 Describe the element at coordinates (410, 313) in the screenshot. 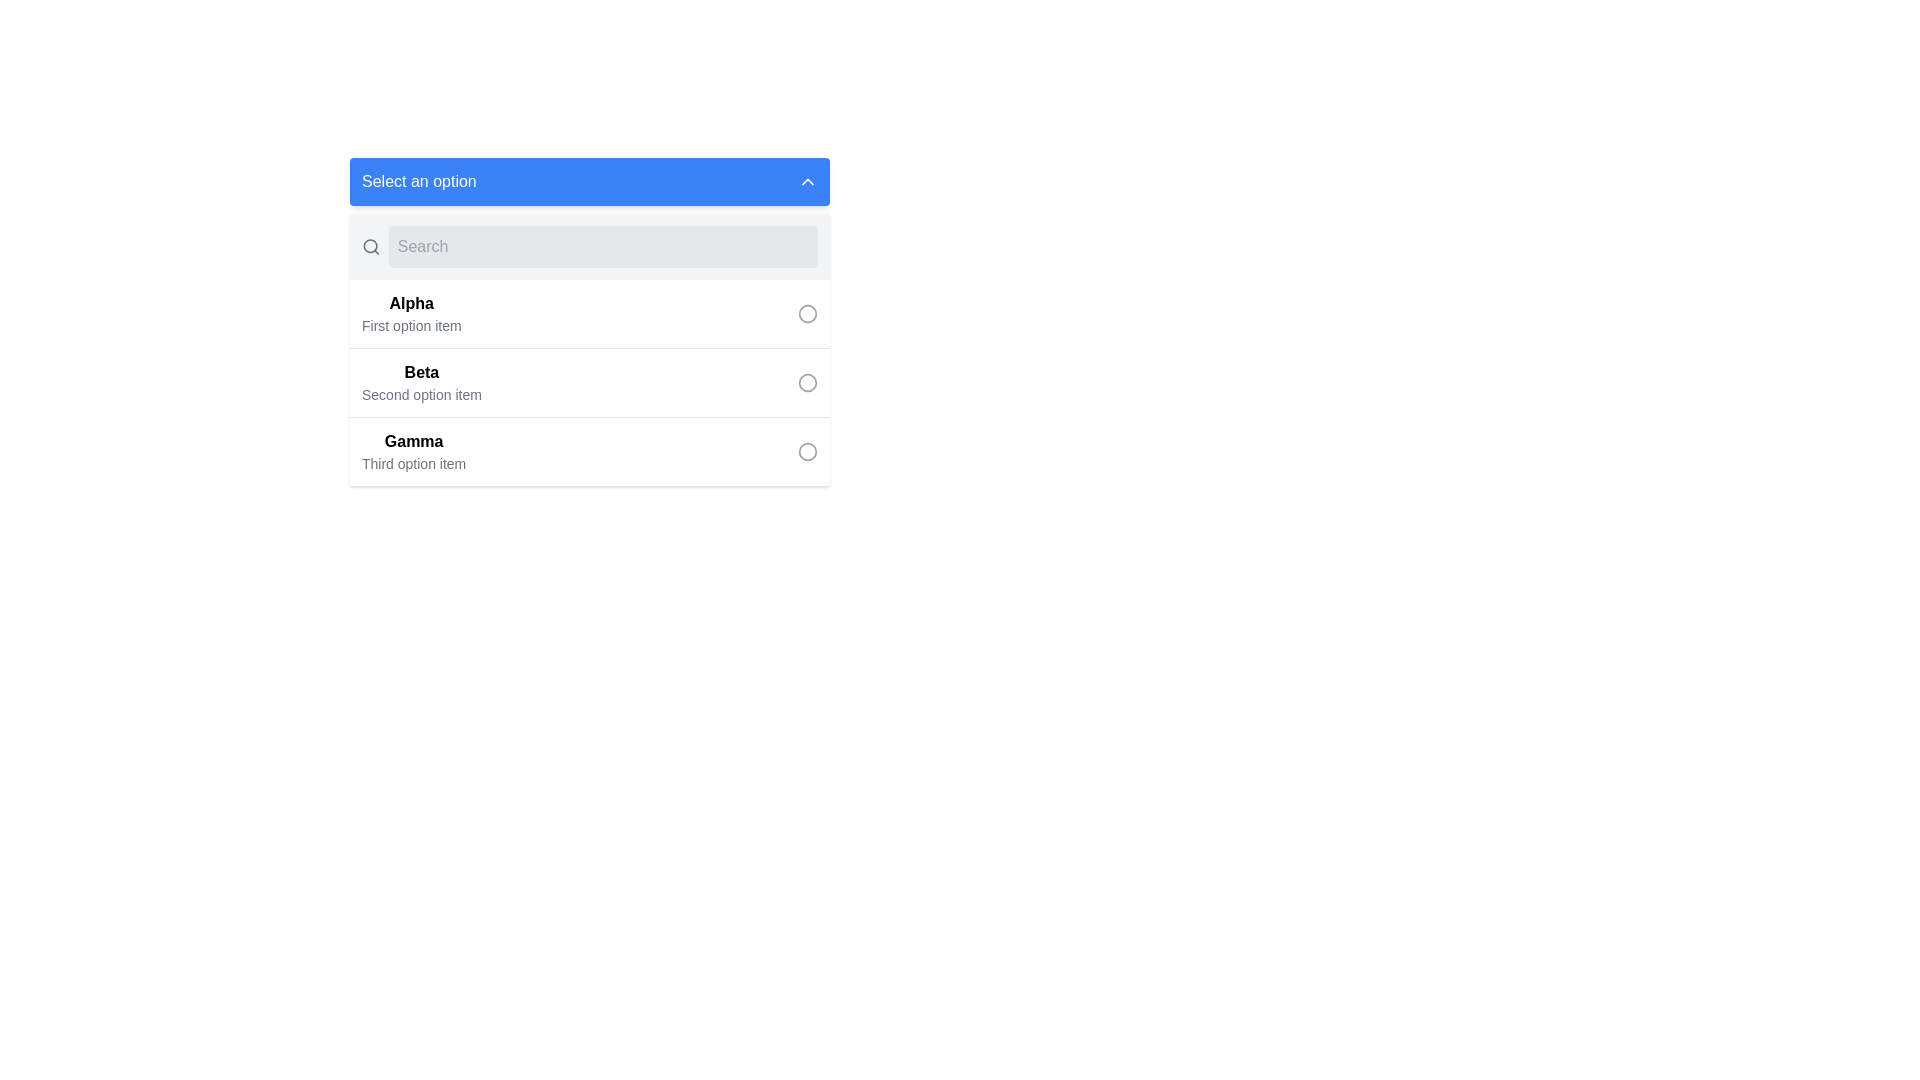

I see `to select the first option item in the dropdown menu titled 'Select an option', located below the search bar and above the items labeled 'Beta' and 'Gamma'` at that location.